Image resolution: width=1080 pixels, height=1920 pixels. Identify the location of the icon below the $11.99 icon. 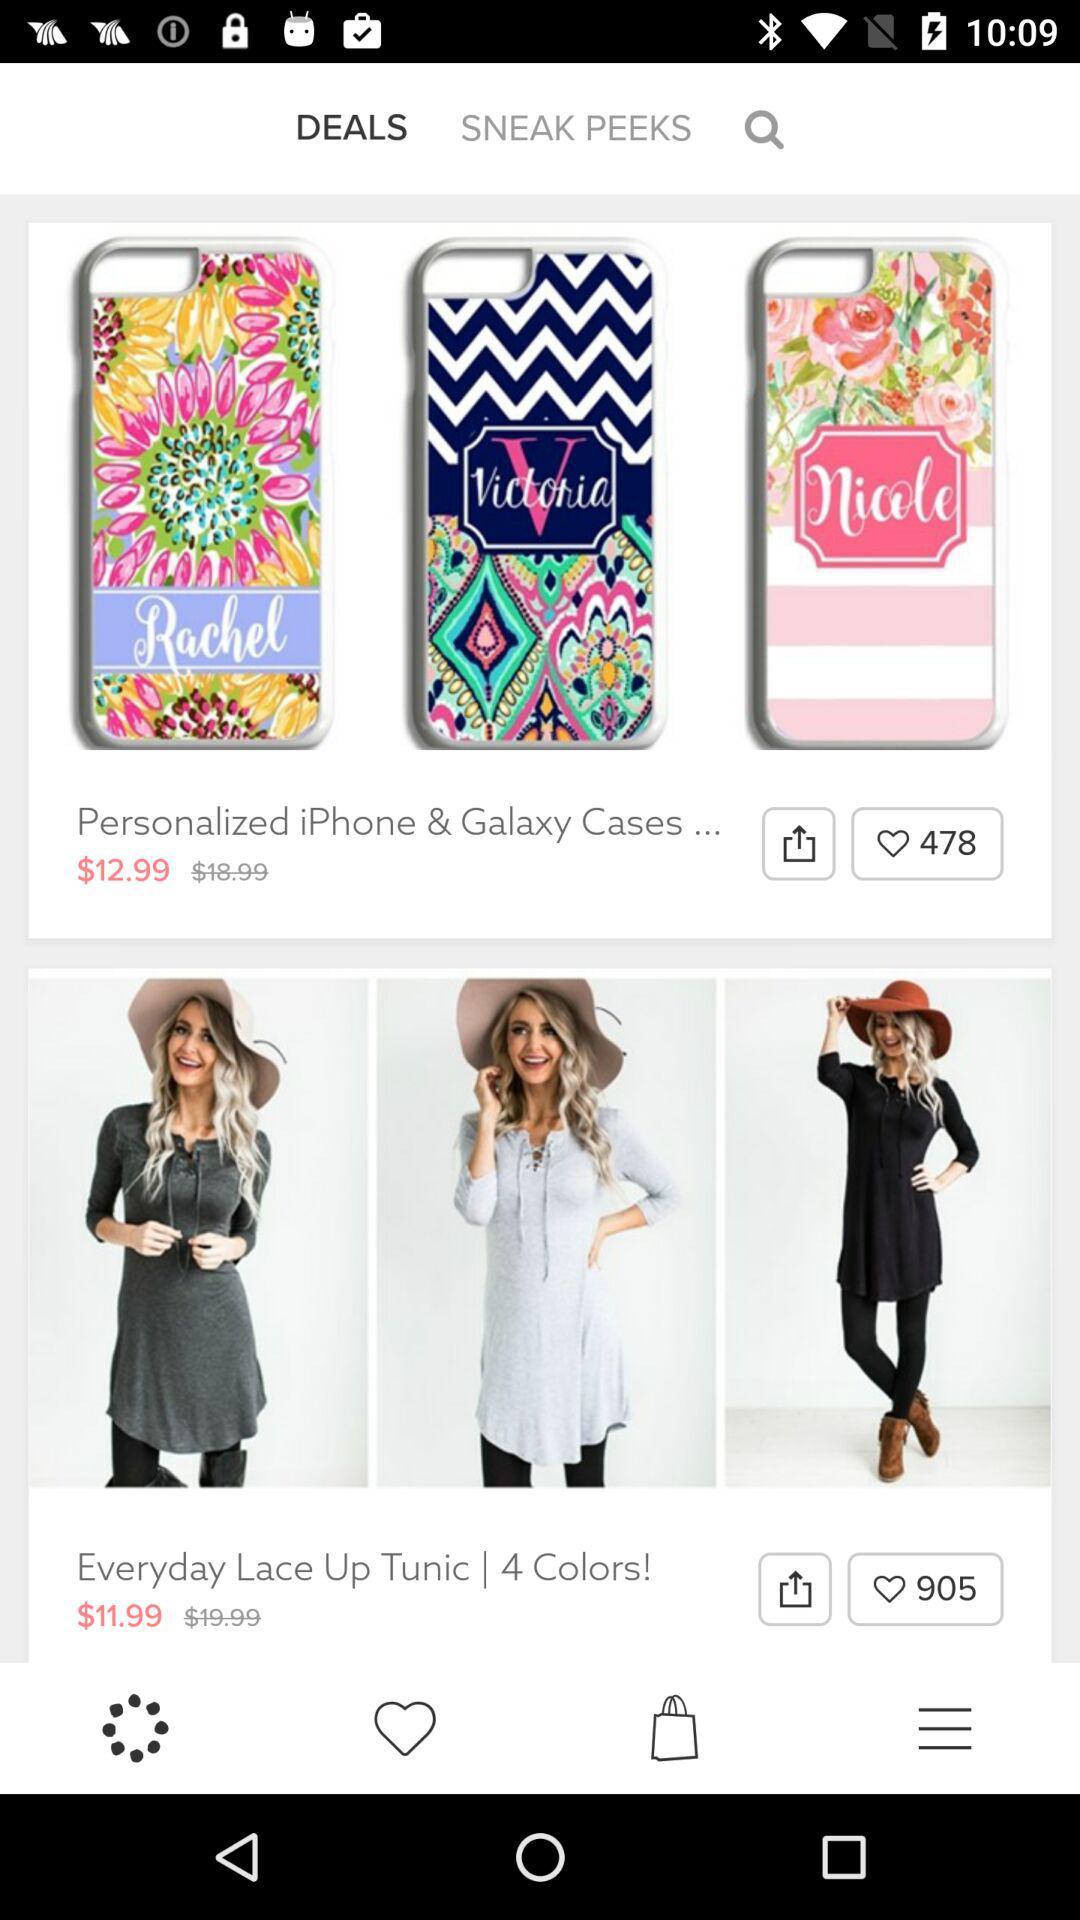
(135, 1727).